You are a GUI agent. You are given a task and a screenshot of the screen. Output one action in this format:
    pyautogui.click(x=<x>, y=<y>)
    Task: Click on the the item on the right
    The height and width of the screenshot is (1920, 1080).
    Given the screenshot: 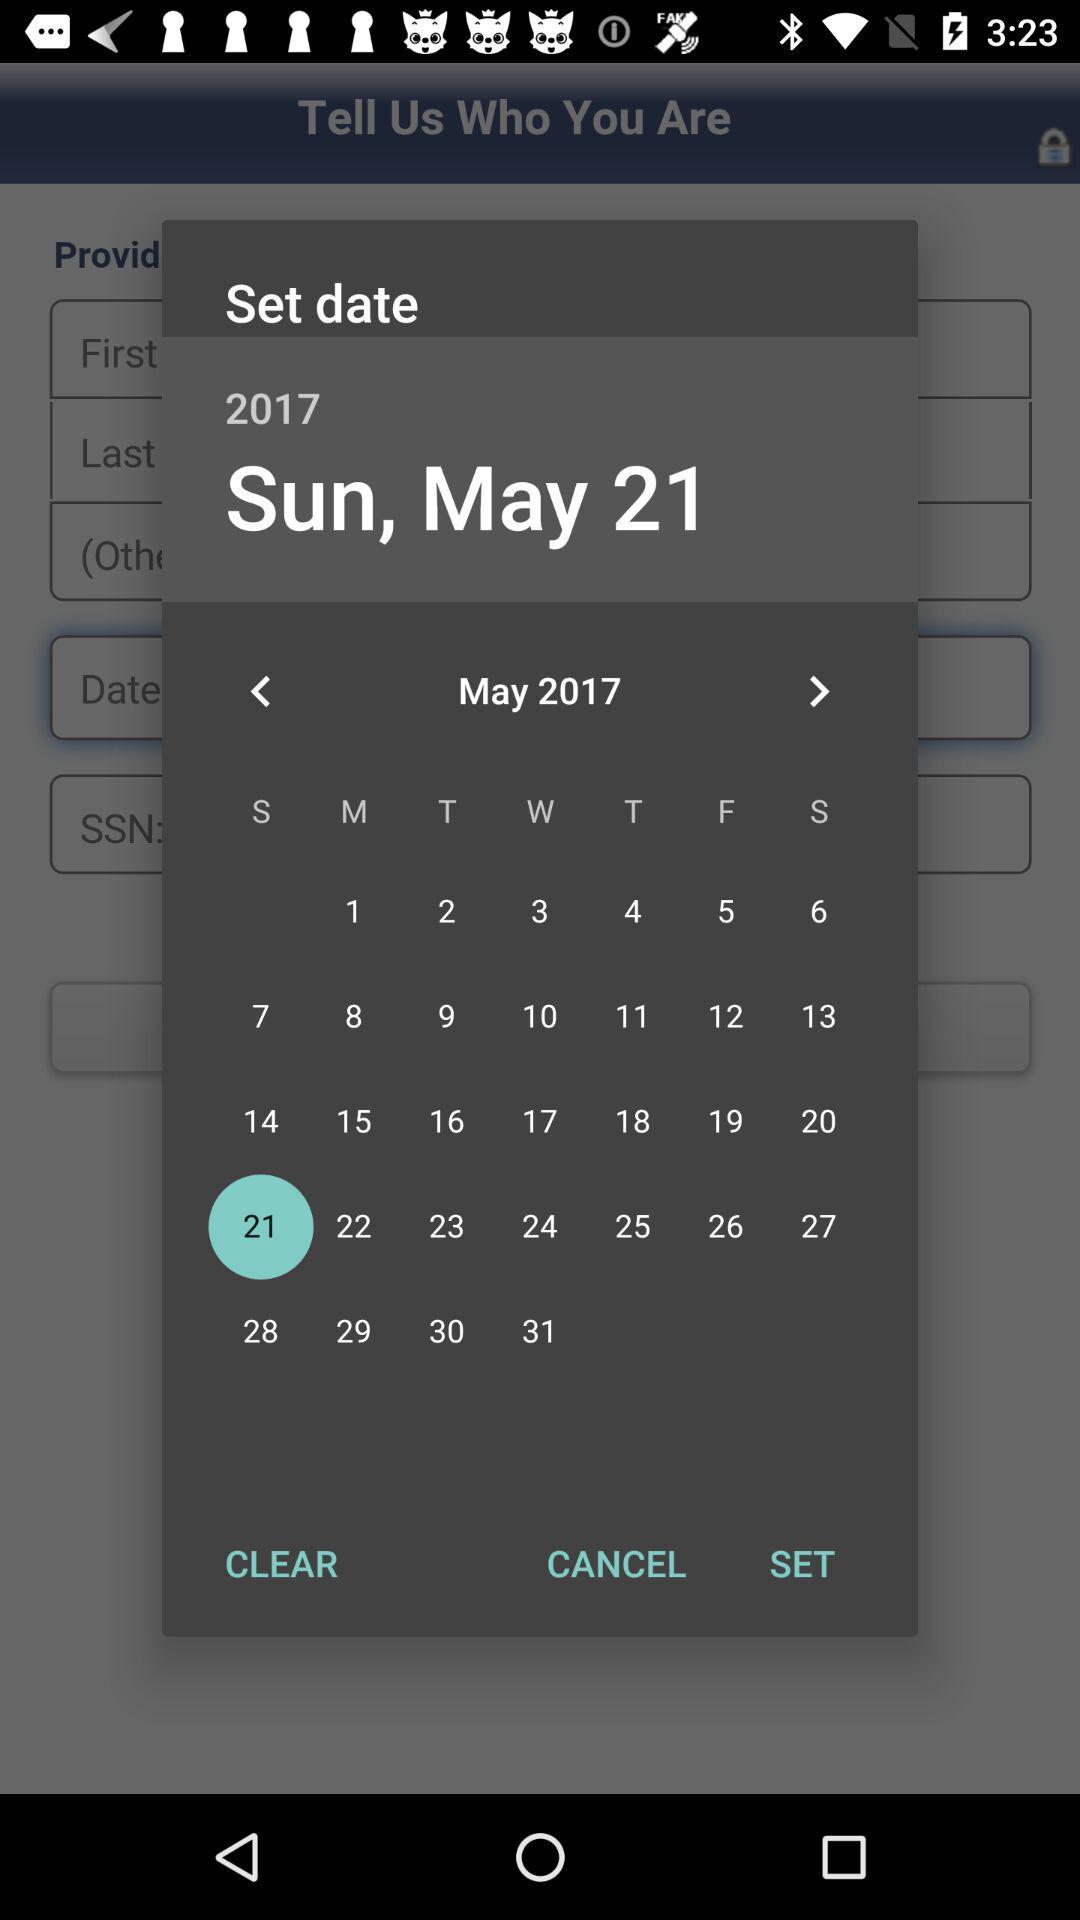 What is the action you would take?
    pyautogui.click(x=818, y=691)
    